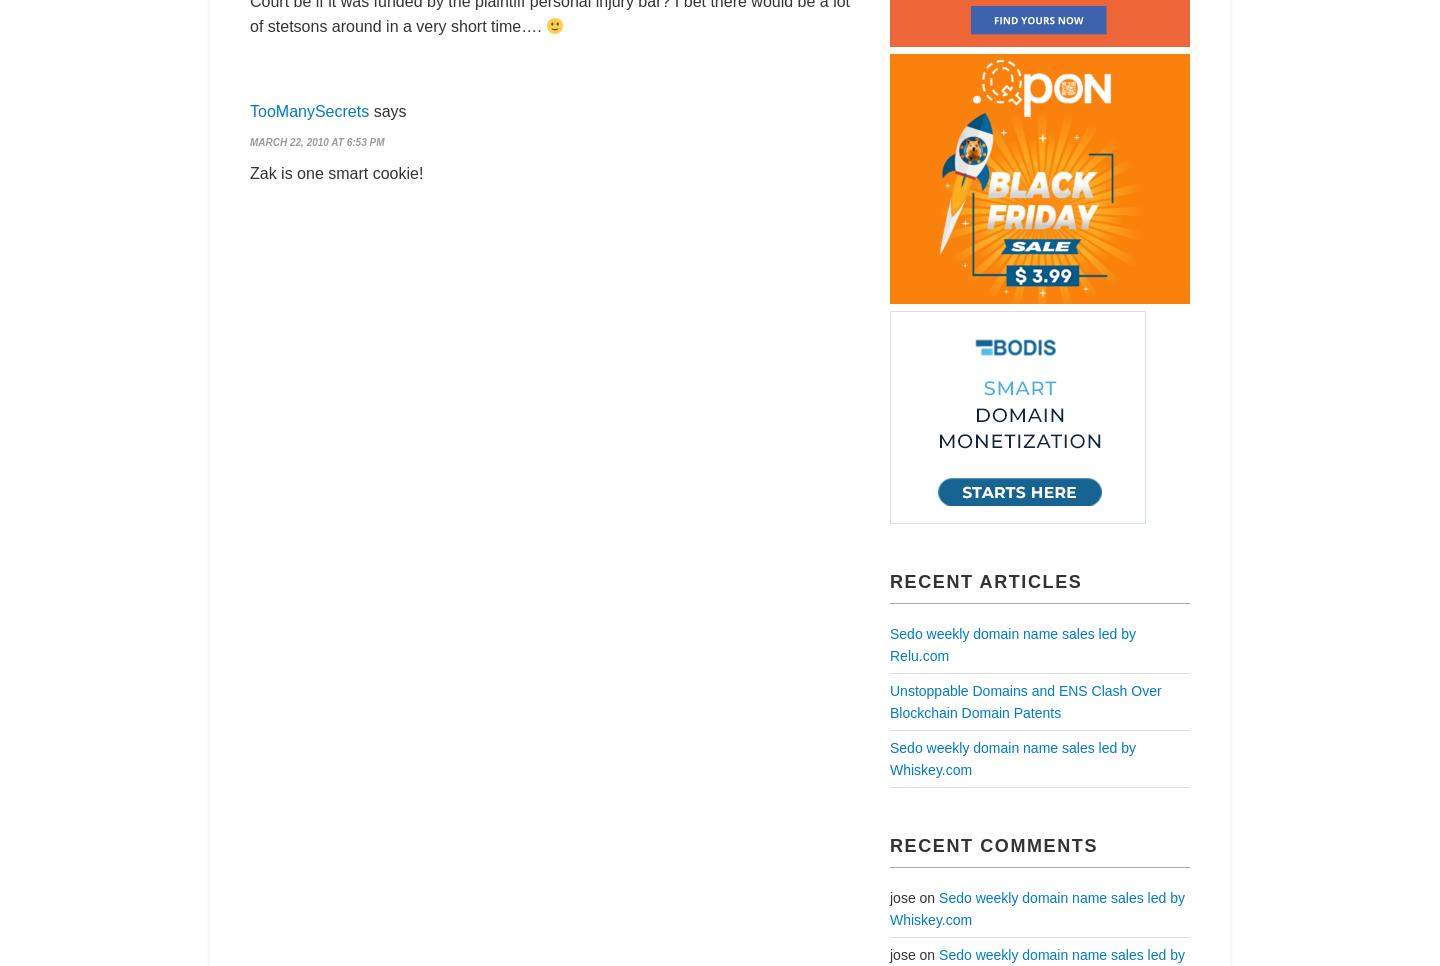 Image resolution: width=1440 pixels, height=966 pixels. I want to click on 'Unstoppable Domains and ENS Clash Over Blockchain Domain Patents', so click(1025, 700).